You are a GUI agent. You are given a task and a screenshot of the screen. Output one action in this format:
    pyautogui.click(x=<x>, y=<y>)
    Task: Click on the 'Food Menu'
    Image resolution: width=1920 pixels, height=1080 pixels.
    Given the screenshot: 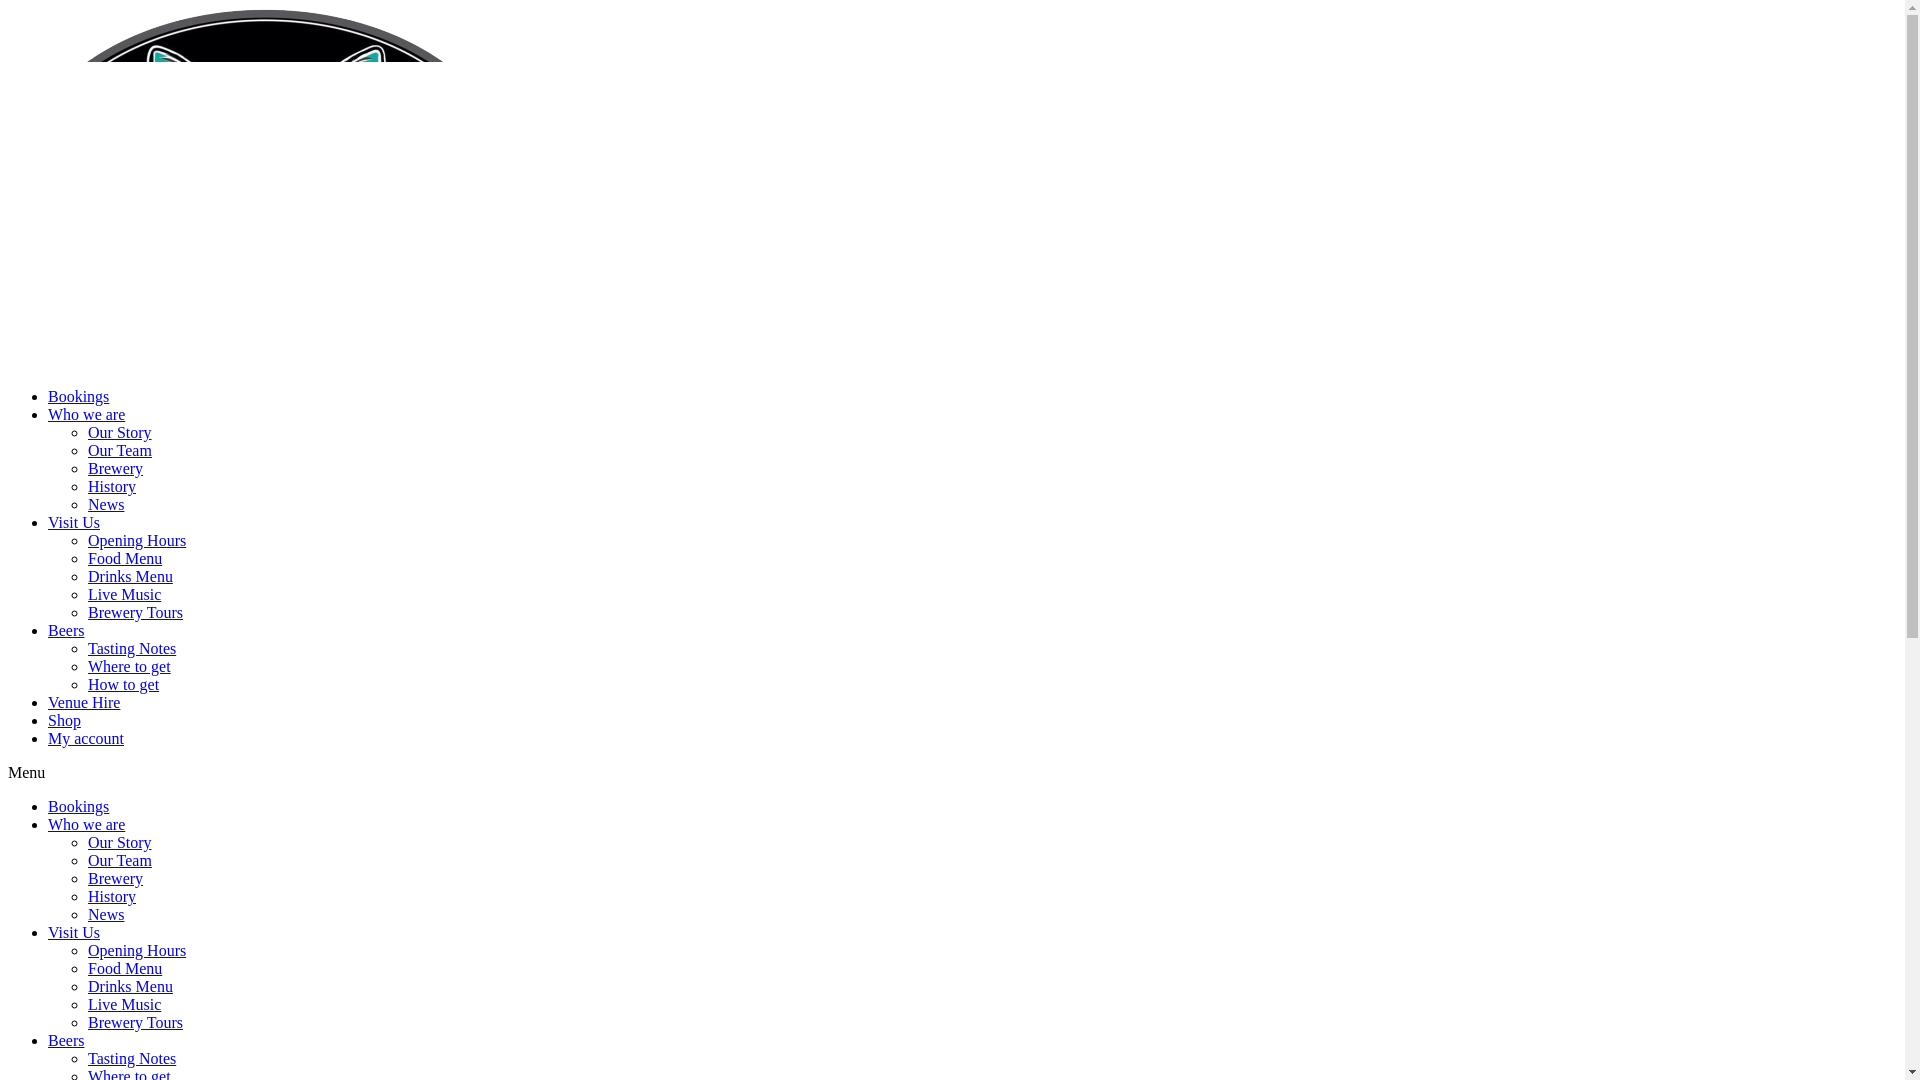 What is the action you would take?
    pyautogui.click(x=123, y=558)
    